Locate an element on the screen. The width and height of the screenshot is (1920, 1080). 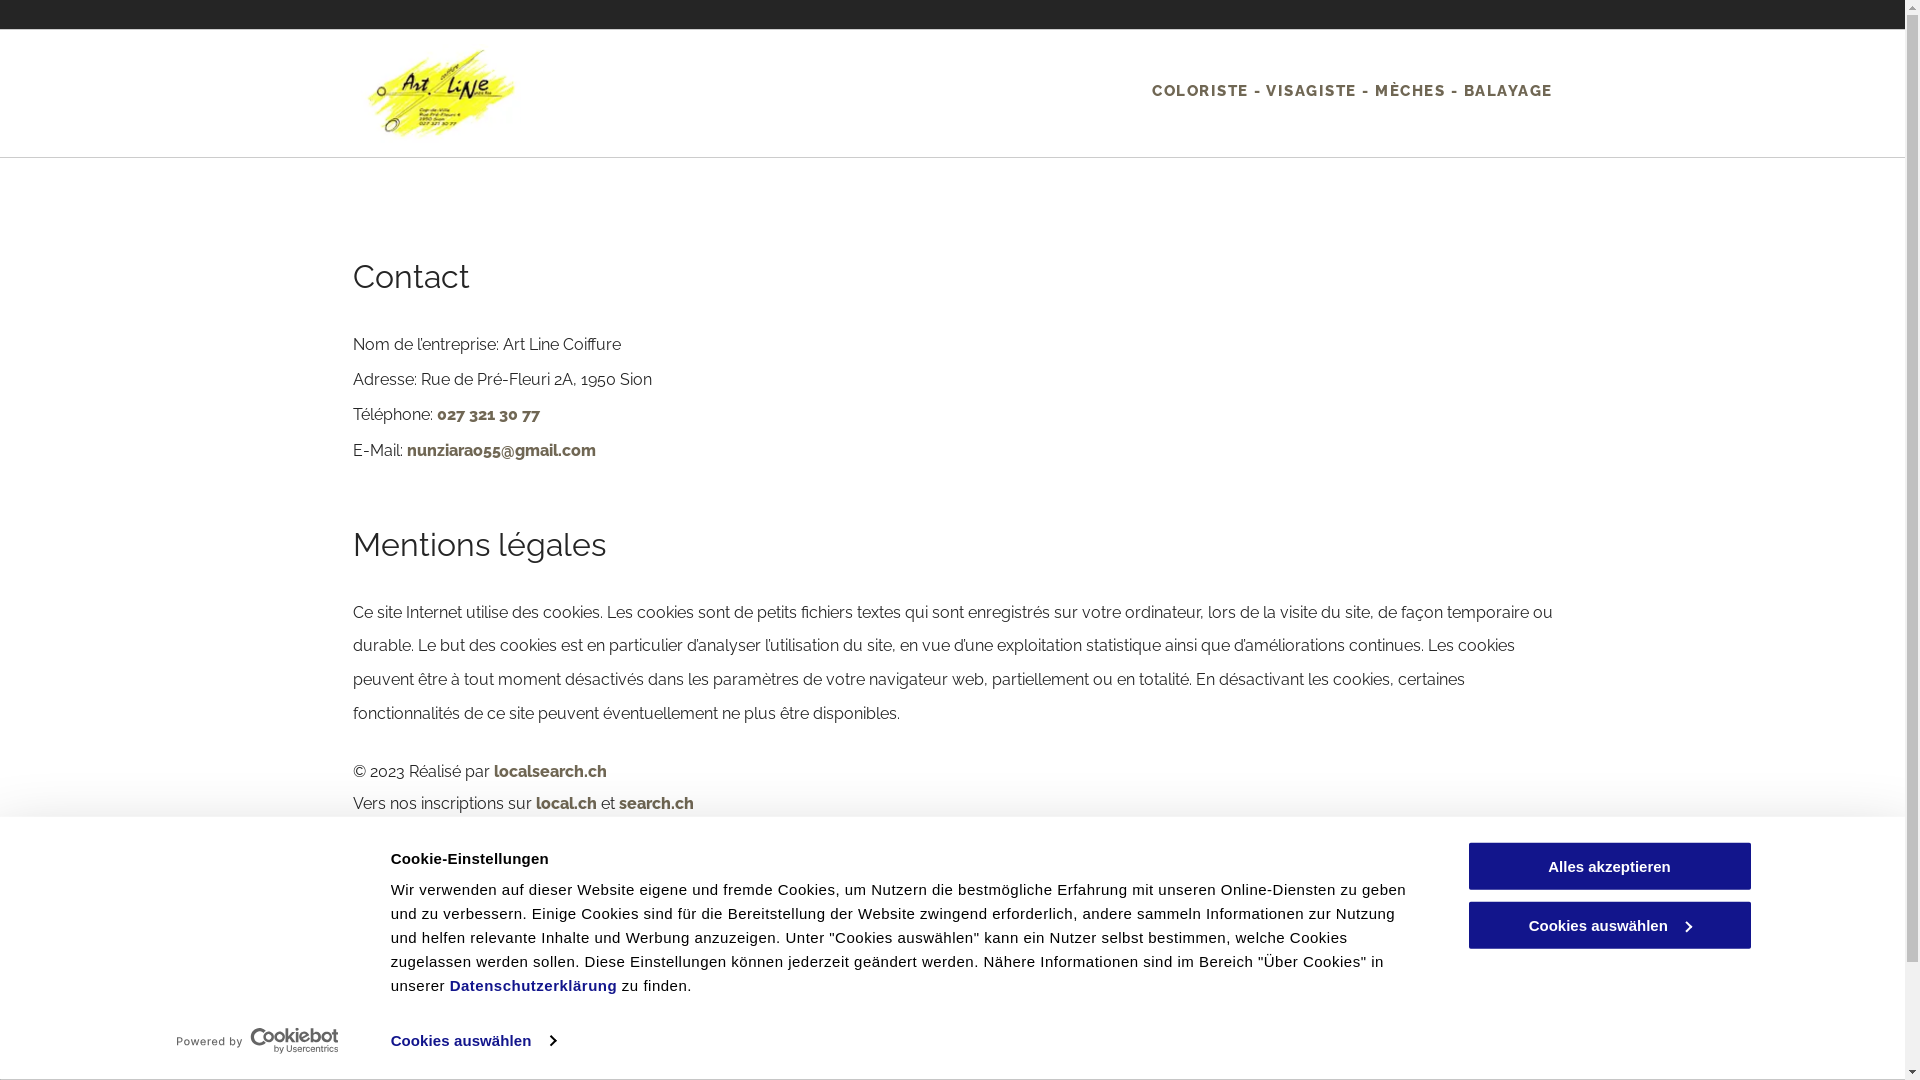
'nunziarao55@gmail.com' is located at coordinates (500, 450).